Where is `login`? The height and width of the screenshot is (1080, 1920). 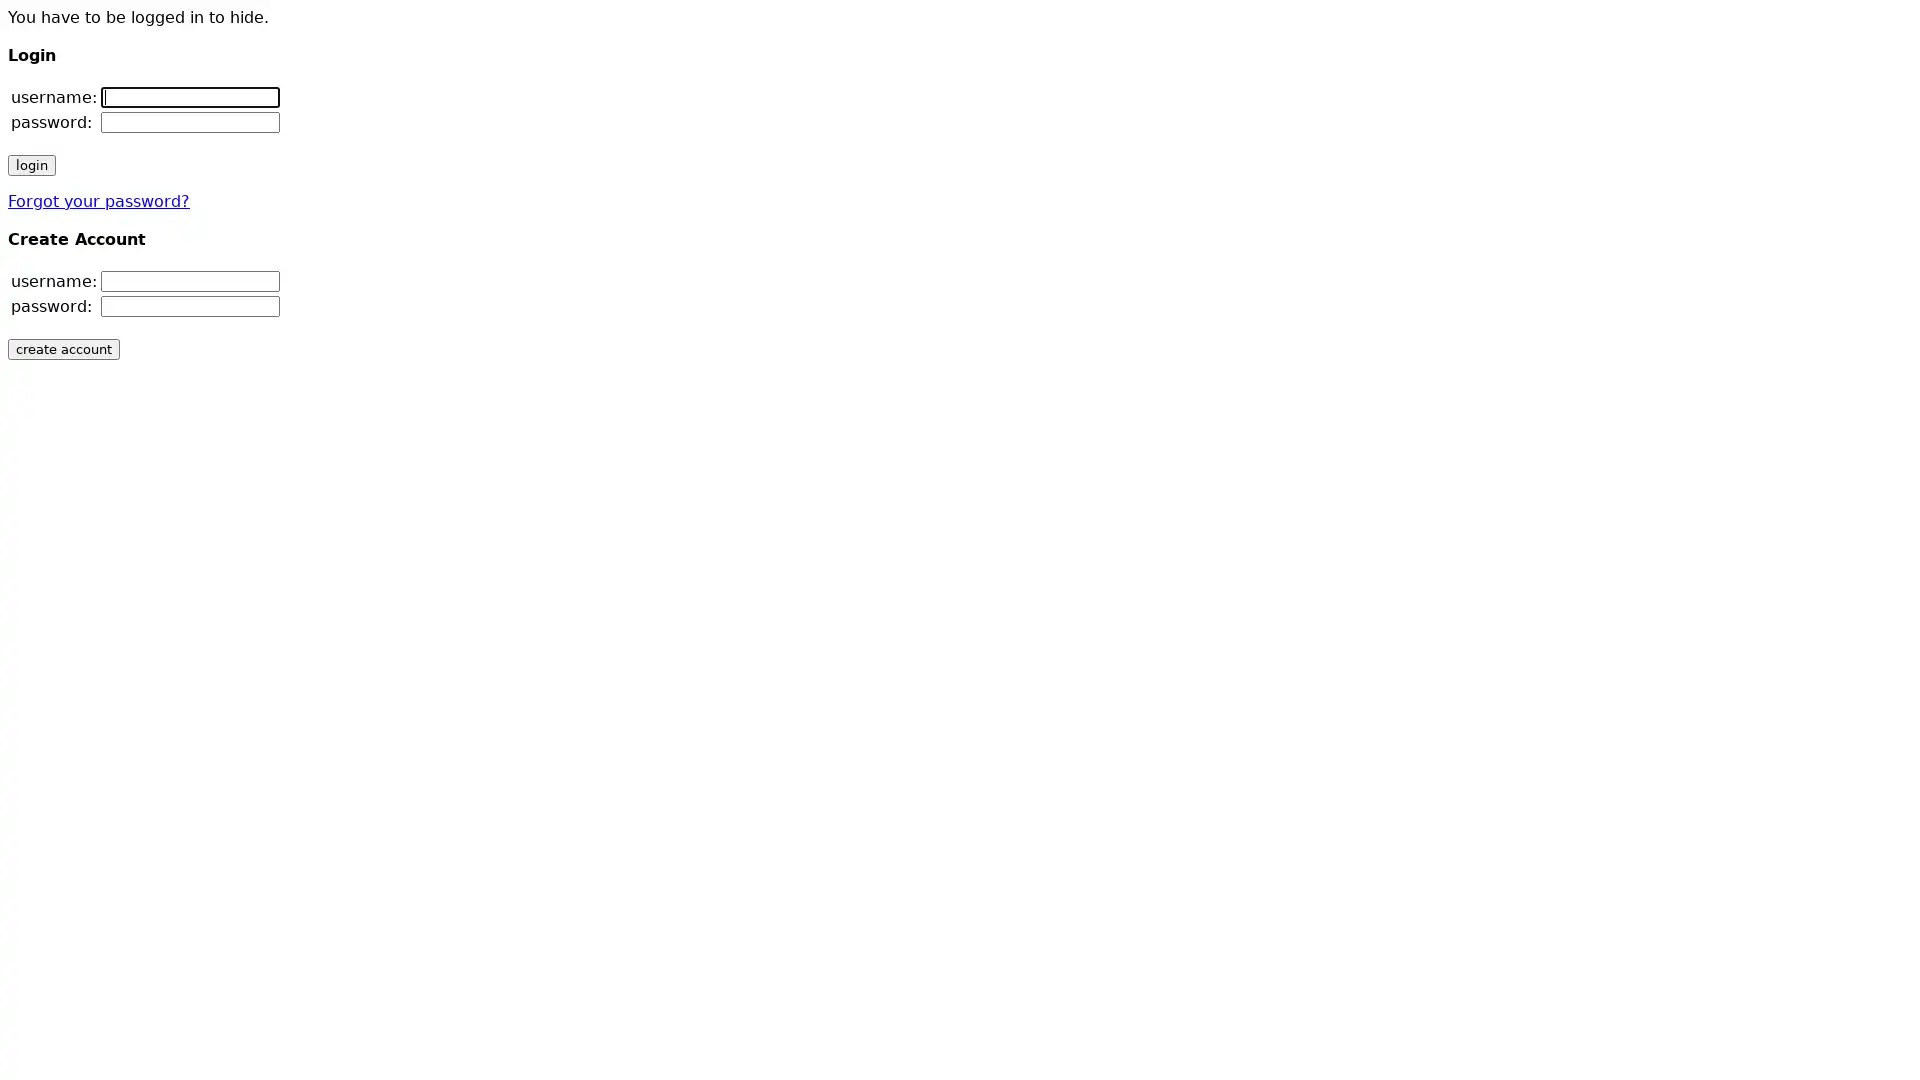
login is located at coordinates (32, 164).